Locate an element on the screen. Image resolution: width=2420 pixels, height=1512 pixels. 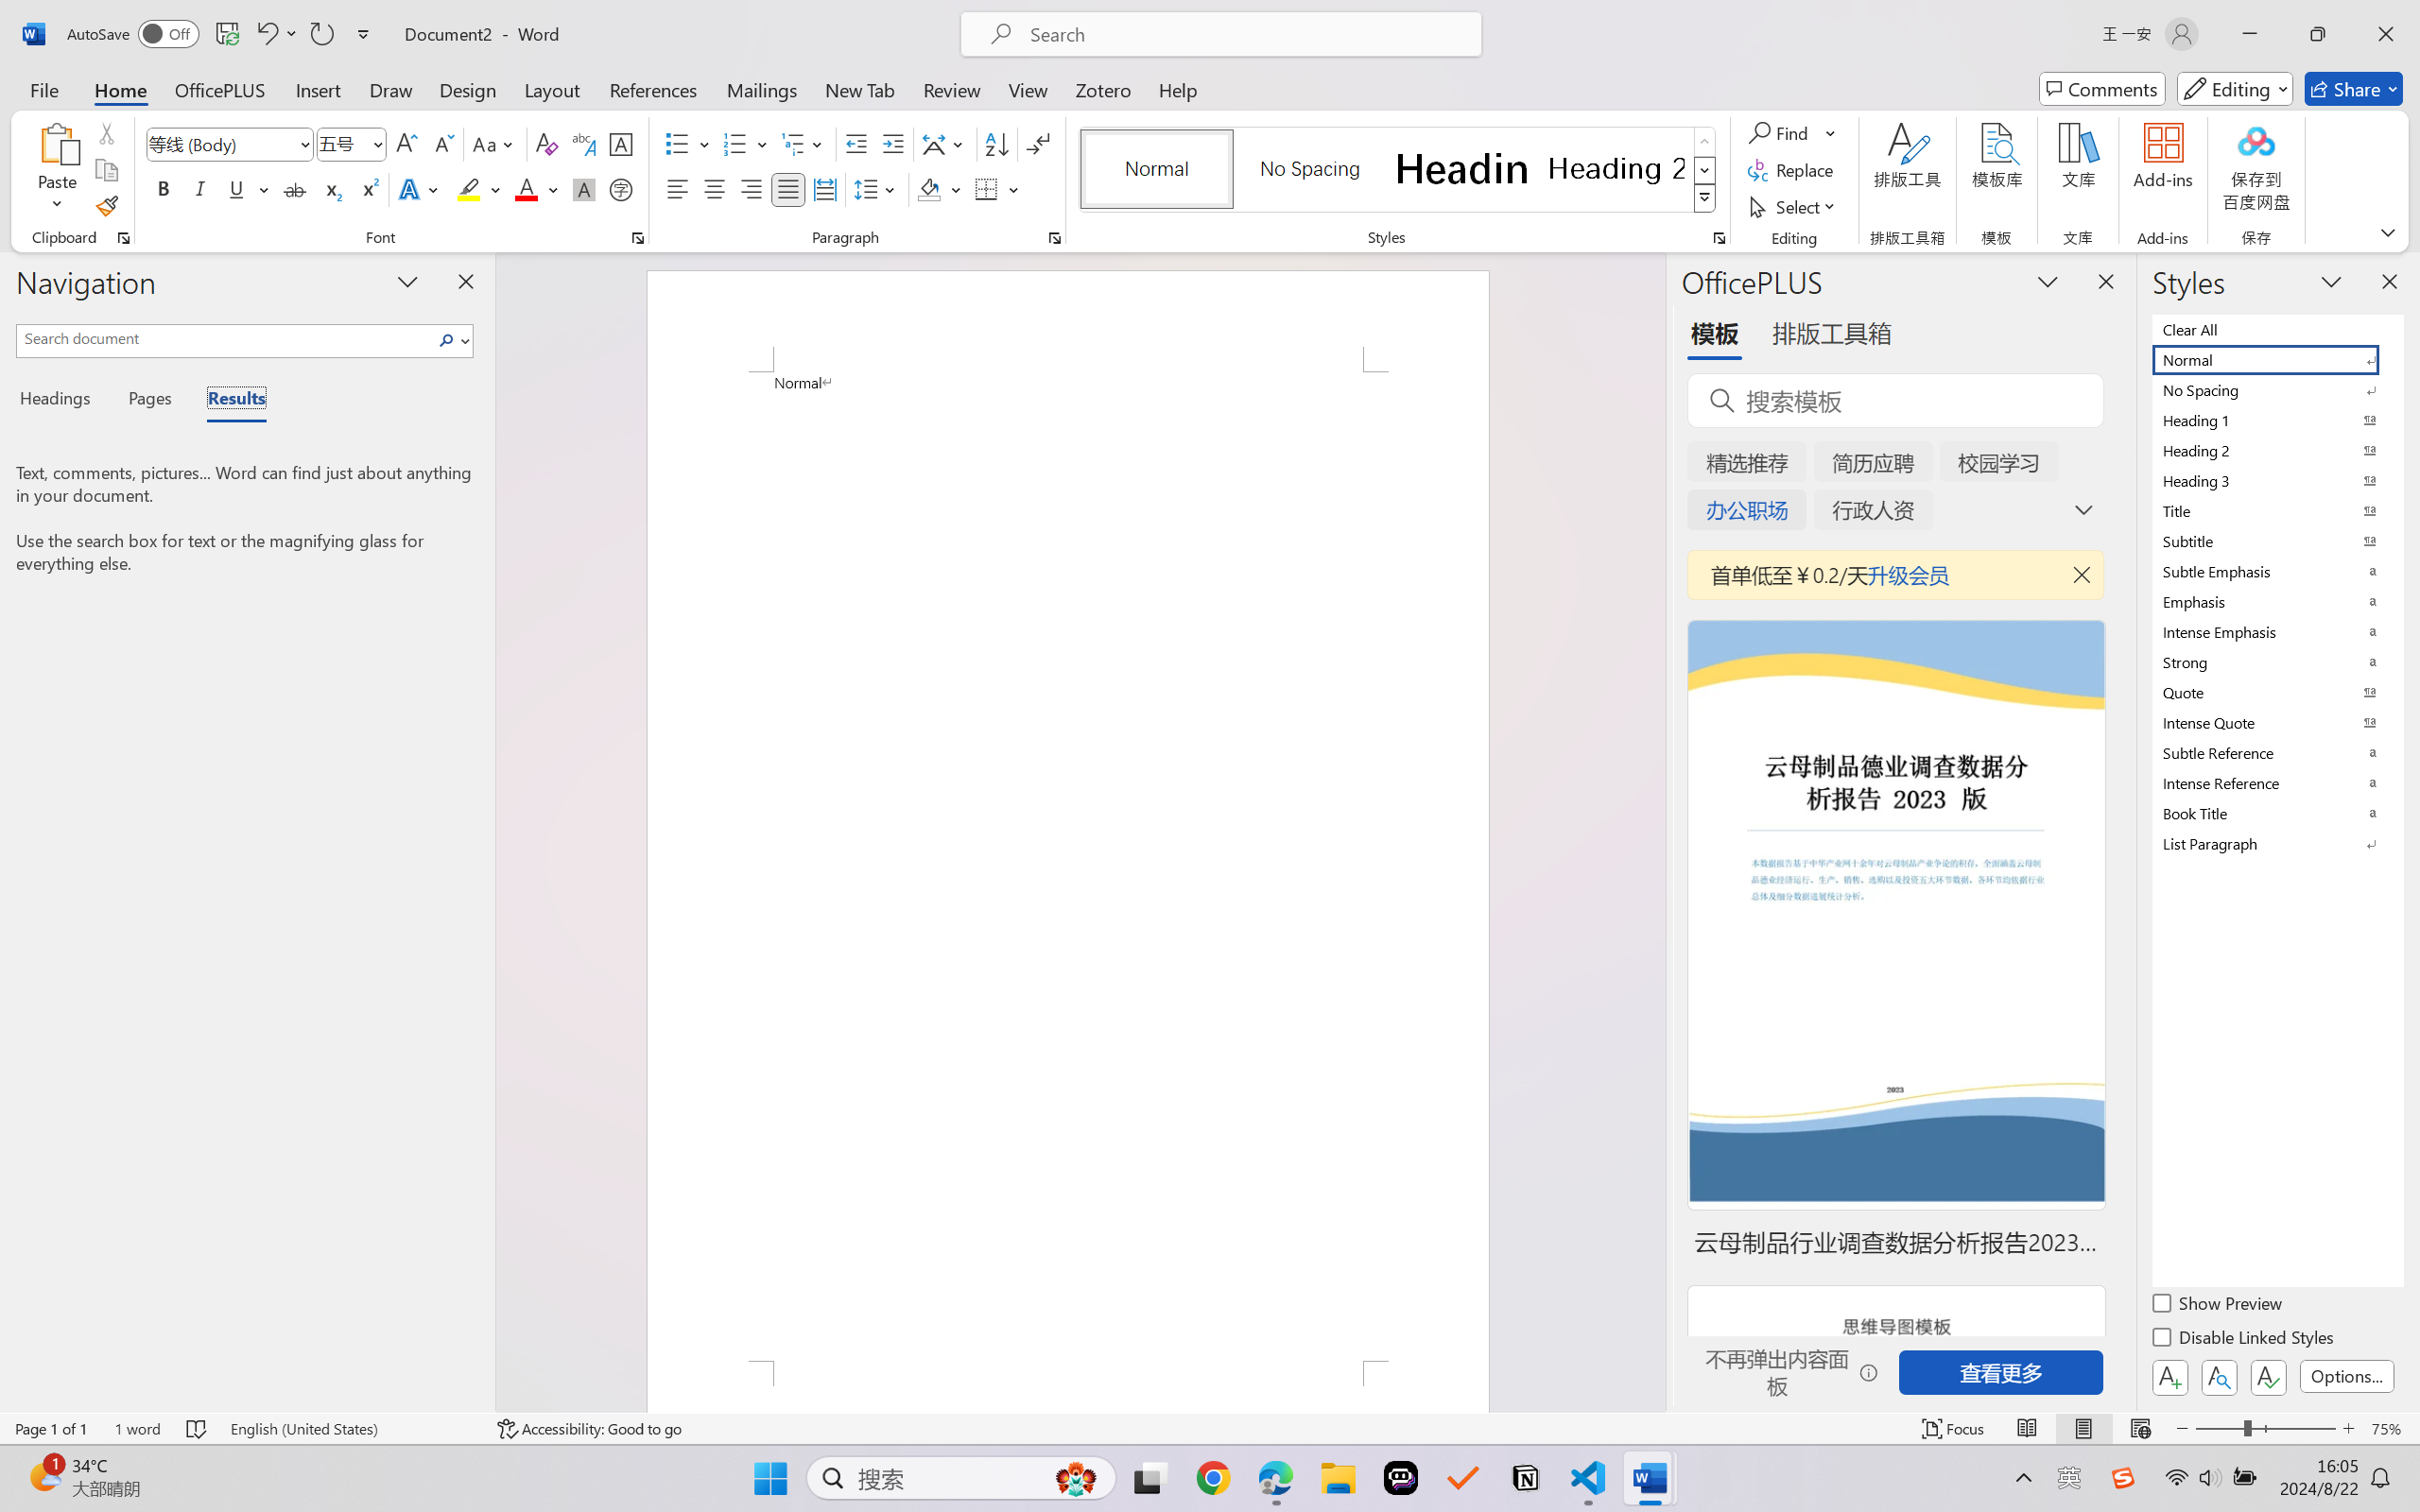
'Text Highlight Color' is located at coordinates (477, 188).